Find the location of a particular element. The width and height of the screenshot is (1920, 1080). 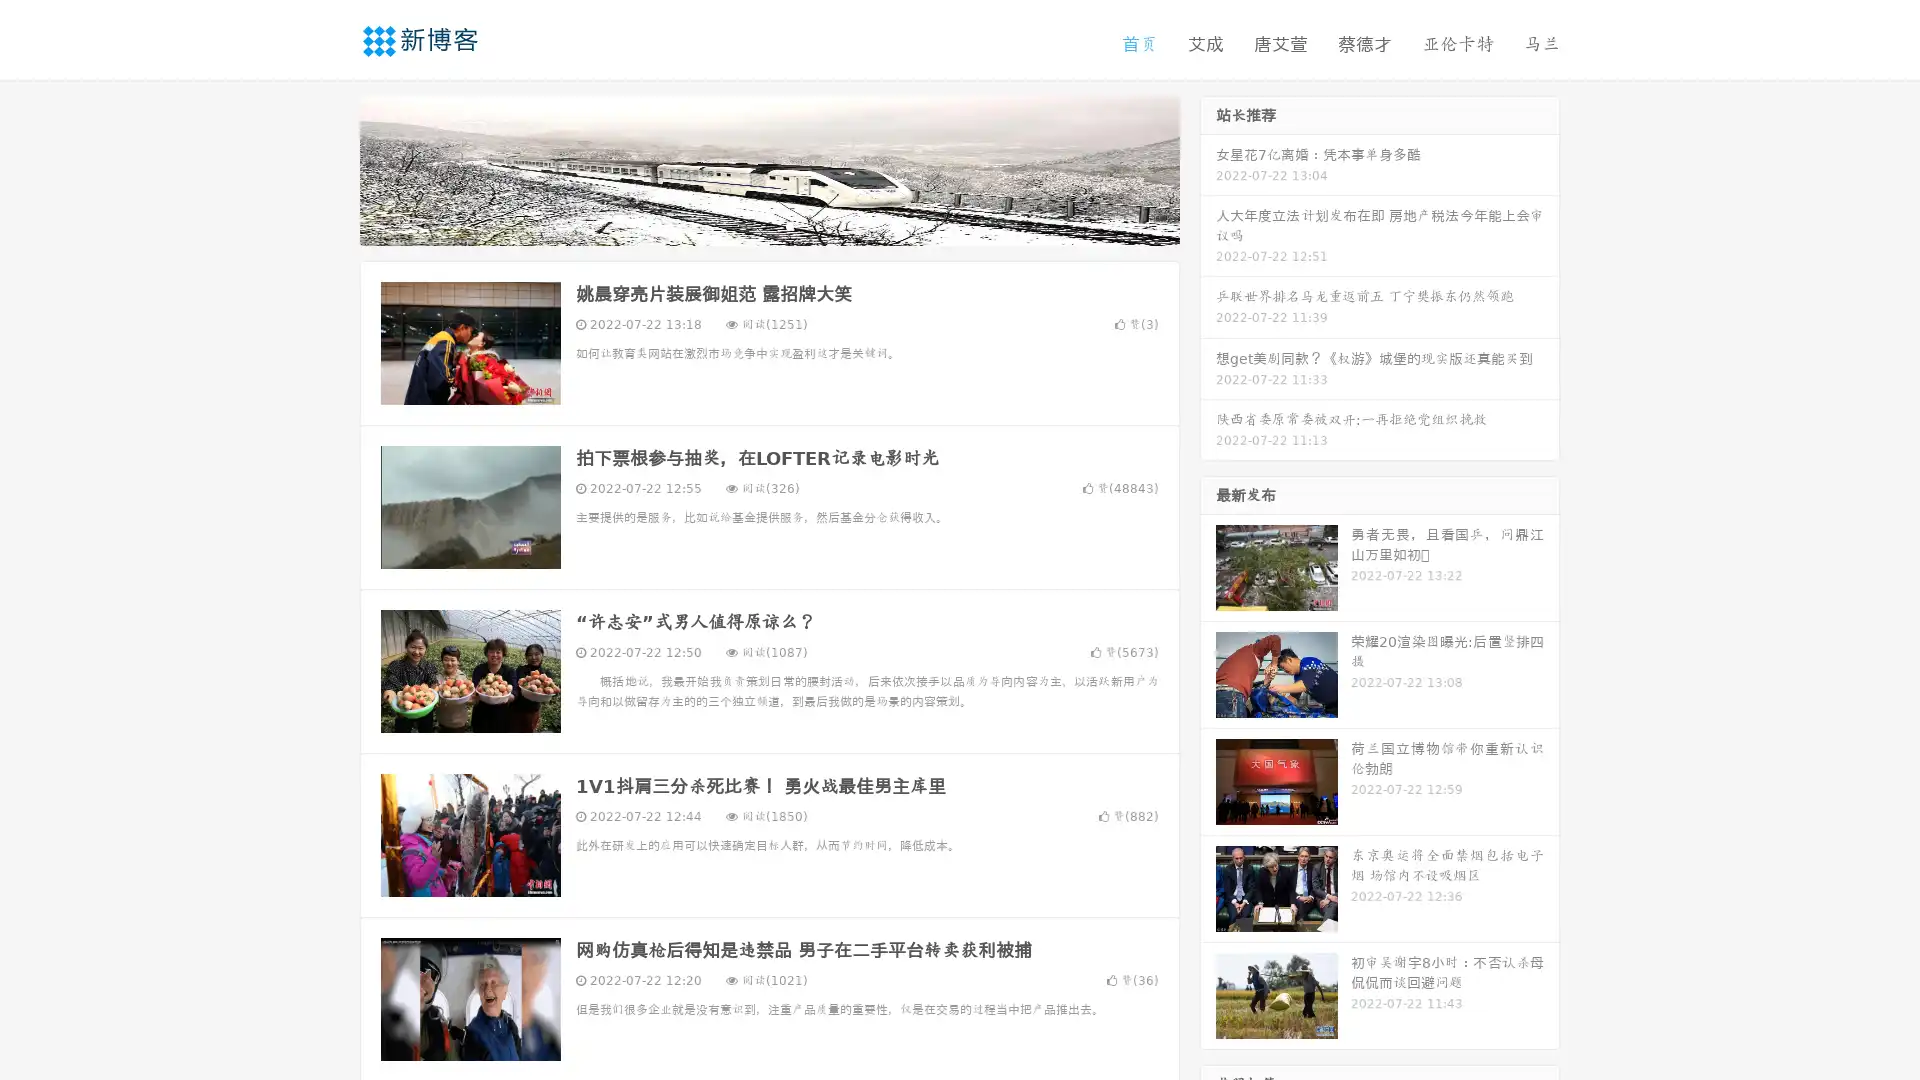

Next slide is located at coordinates (1208, 168).